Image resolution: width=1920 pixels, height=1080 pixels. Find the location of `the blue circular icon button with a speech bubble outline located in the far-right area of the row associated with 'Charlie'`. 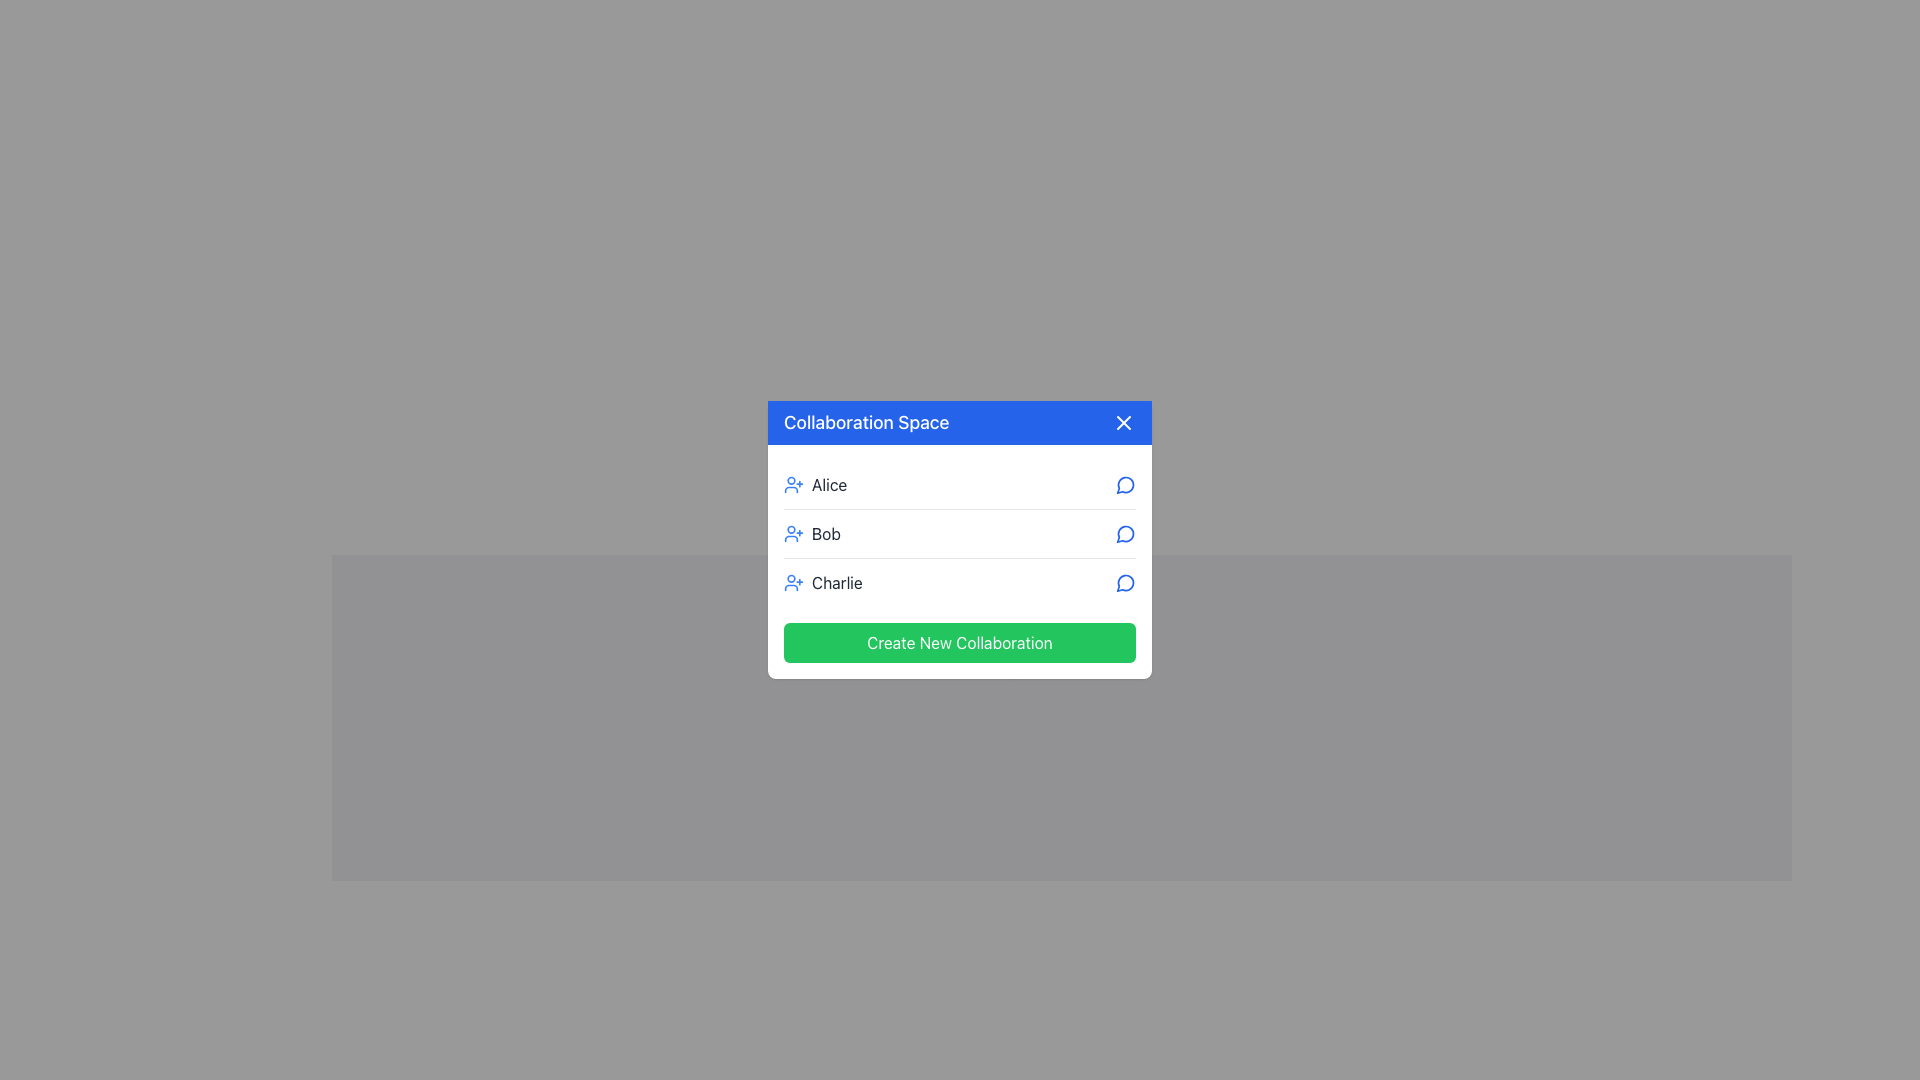

the blue circular icon button with a speech bubble outline located in the far-right area of the row associated with 'Charlie' is located at coordinates (1126, 582).